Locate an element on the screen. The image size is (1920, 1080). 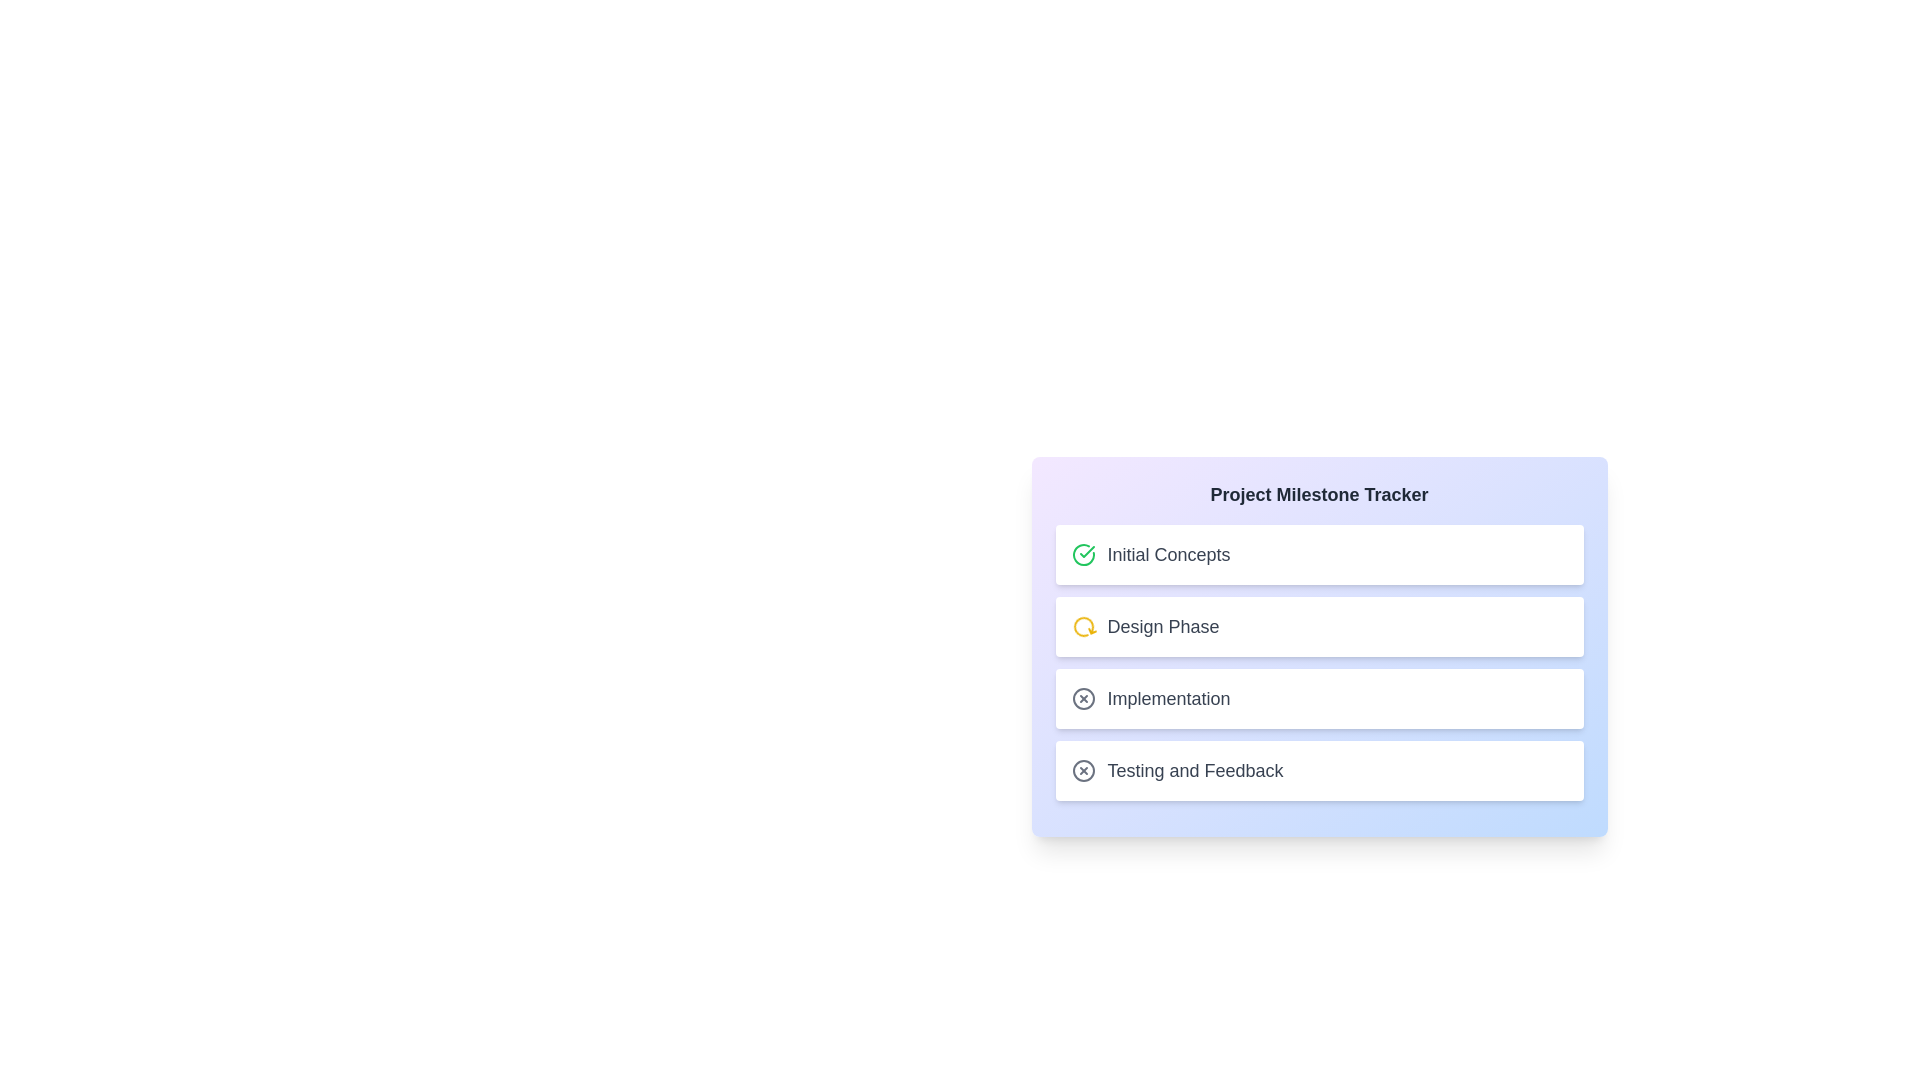
the icon adjacent to the 'Implementation' milestone to interact with the milestone status is located at coordinates (1082, 697).